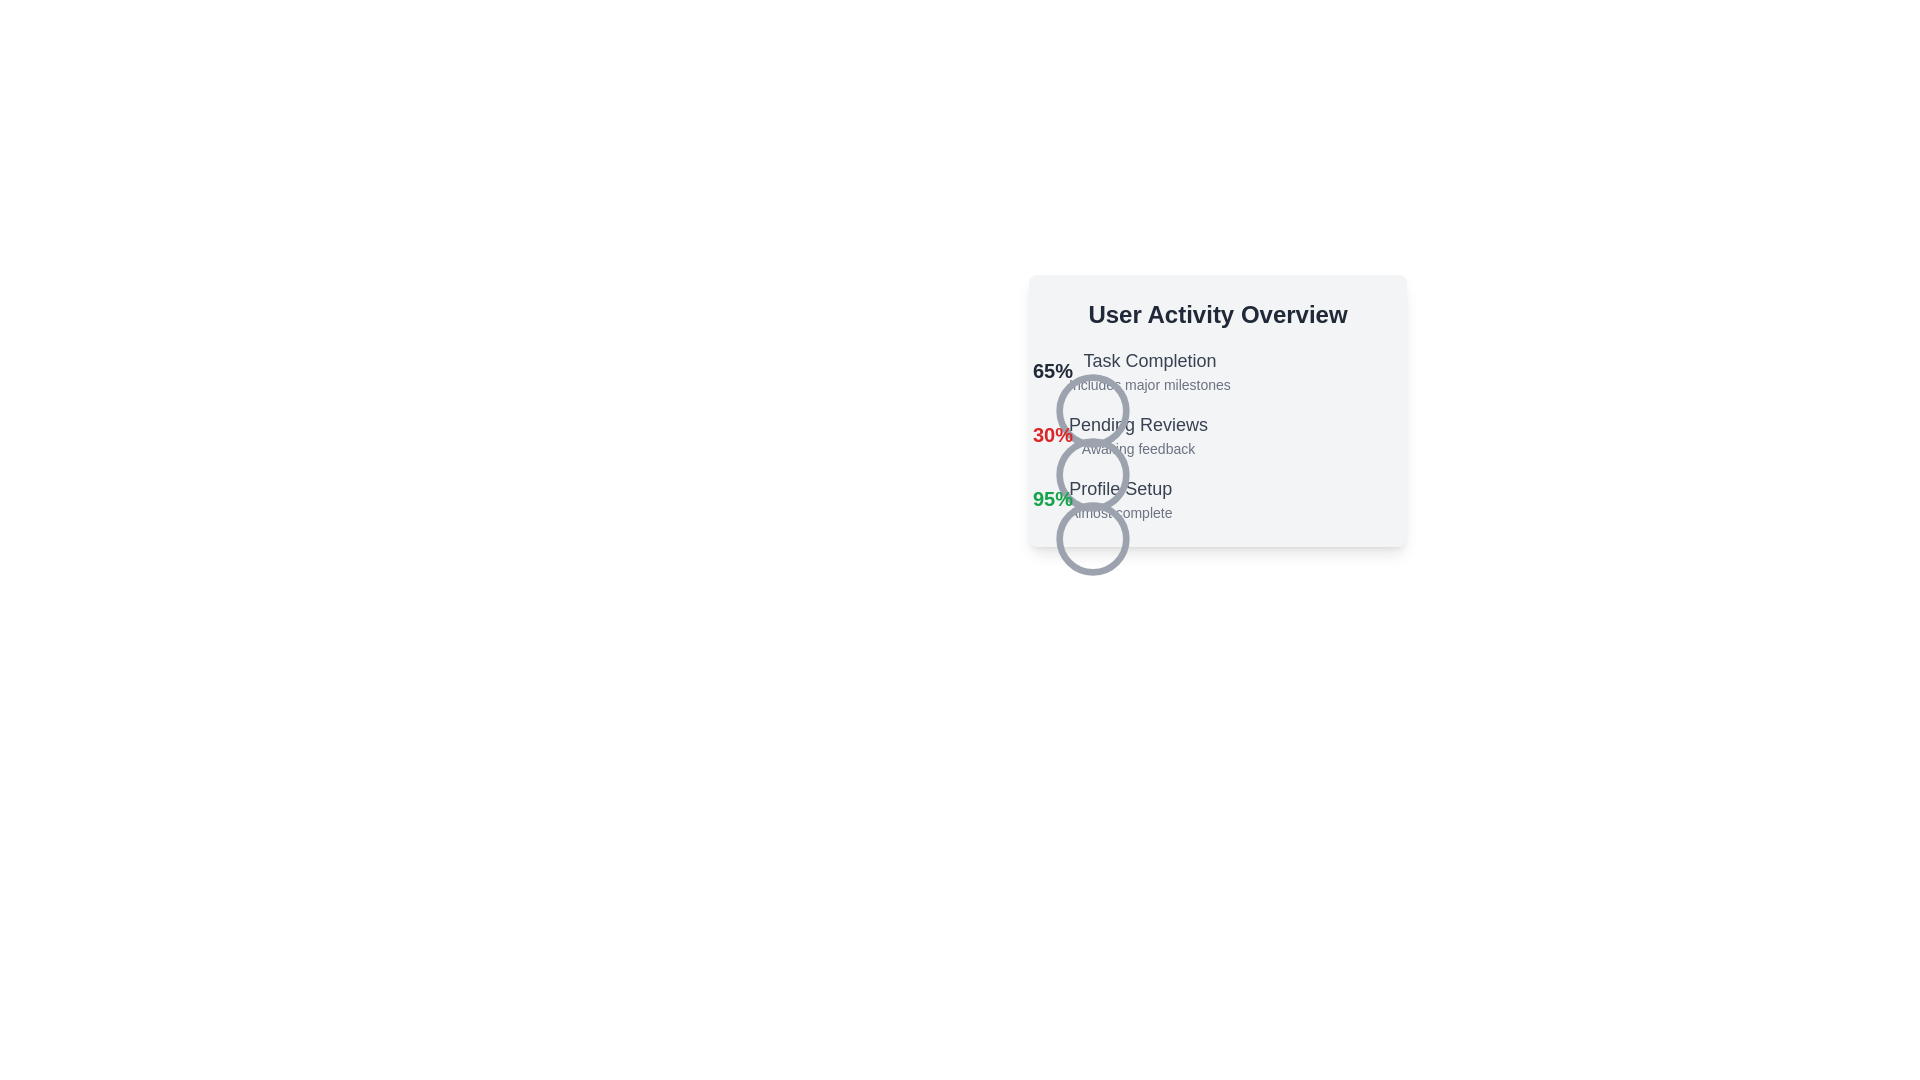  What do you see at coordinates (1217, 315) in the screenshot?
I see `the header text 'User Activity Overview', which is prominently styled and positioned at the top of the user activity statistics panel` at bounding box center [1217, 315].